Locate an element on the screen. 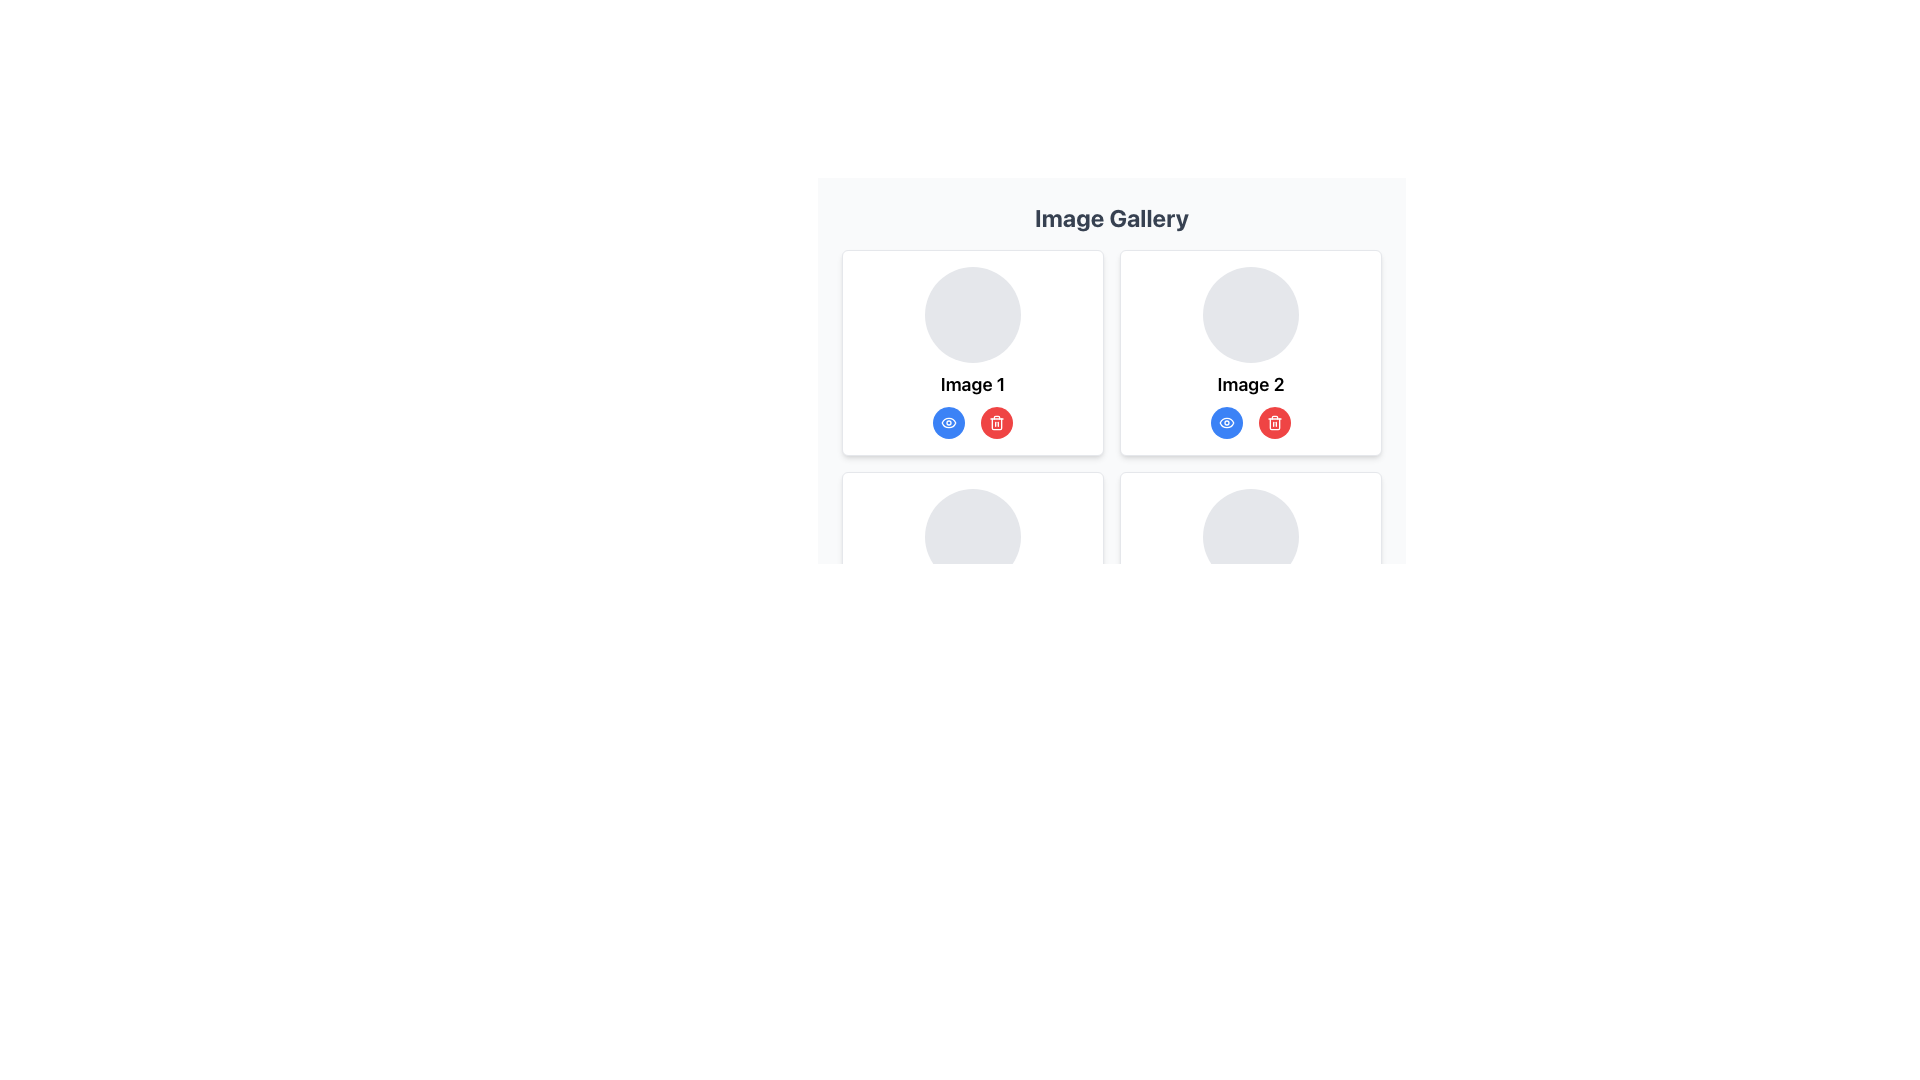  the text label that states 'Image 2', which is styled with a larger, bold font and is positioned below a rounded gray placeholder image is located at coordinates (1250, 385).